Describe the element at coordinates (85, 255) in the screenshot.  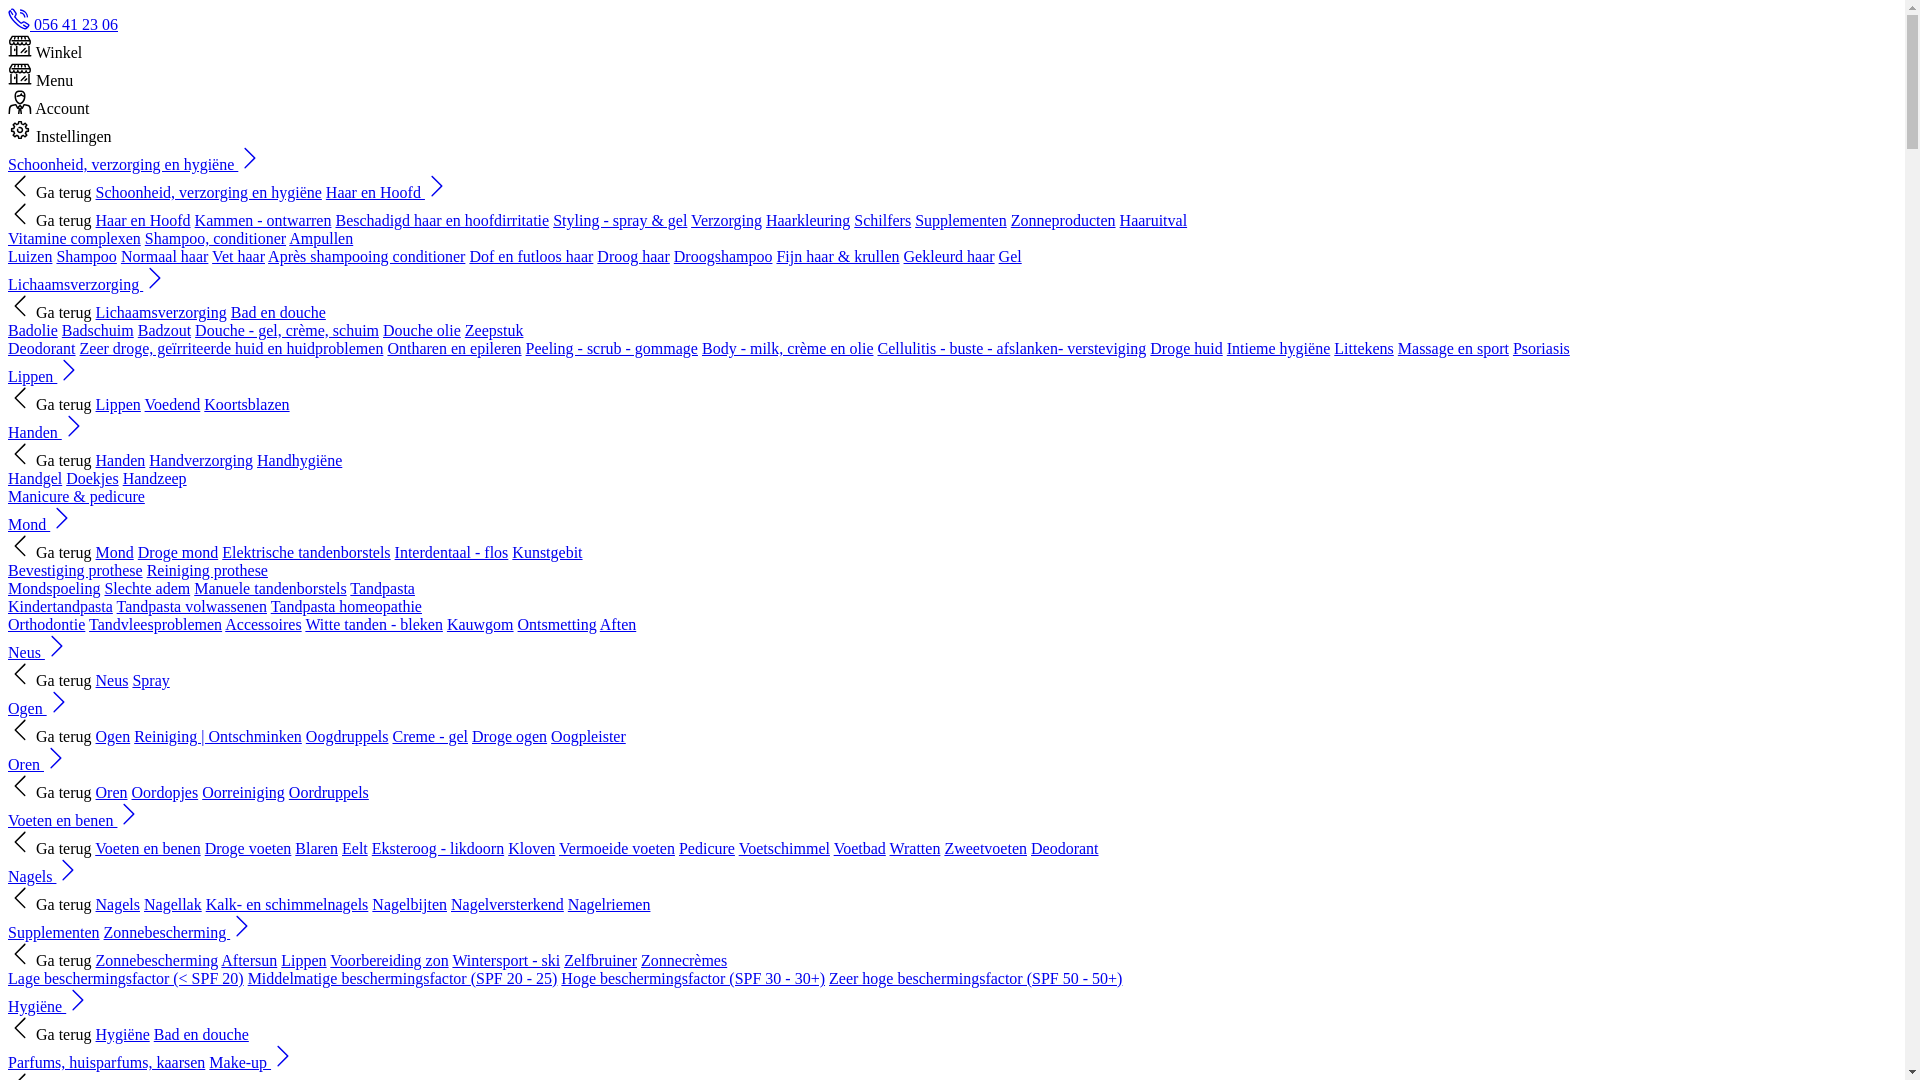
I see `'Shampoo'` at that location.